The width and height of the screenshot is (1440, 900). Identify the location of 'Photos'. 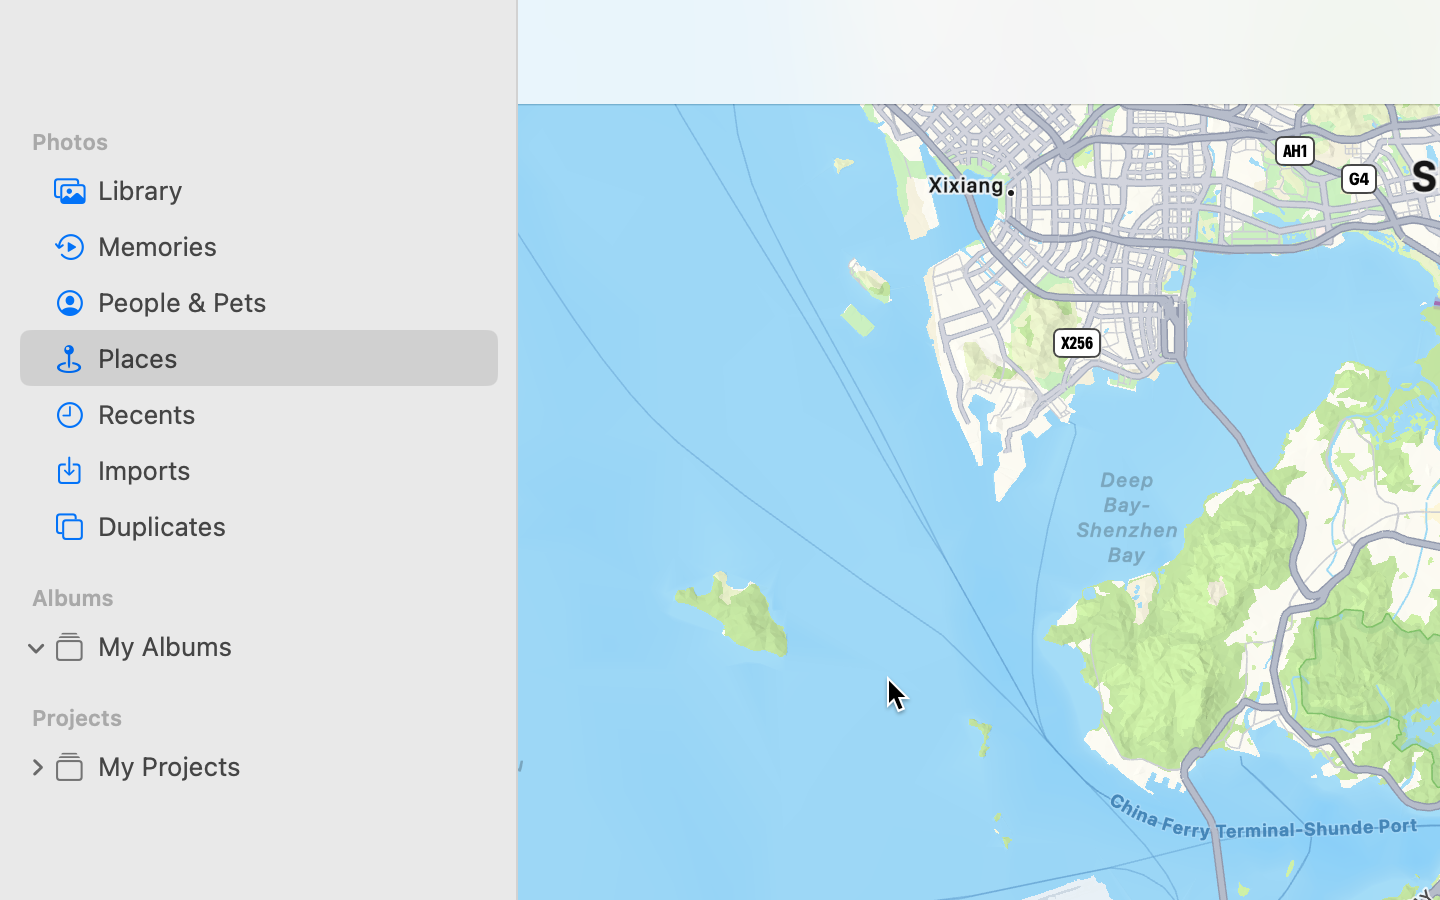
(270, 142).